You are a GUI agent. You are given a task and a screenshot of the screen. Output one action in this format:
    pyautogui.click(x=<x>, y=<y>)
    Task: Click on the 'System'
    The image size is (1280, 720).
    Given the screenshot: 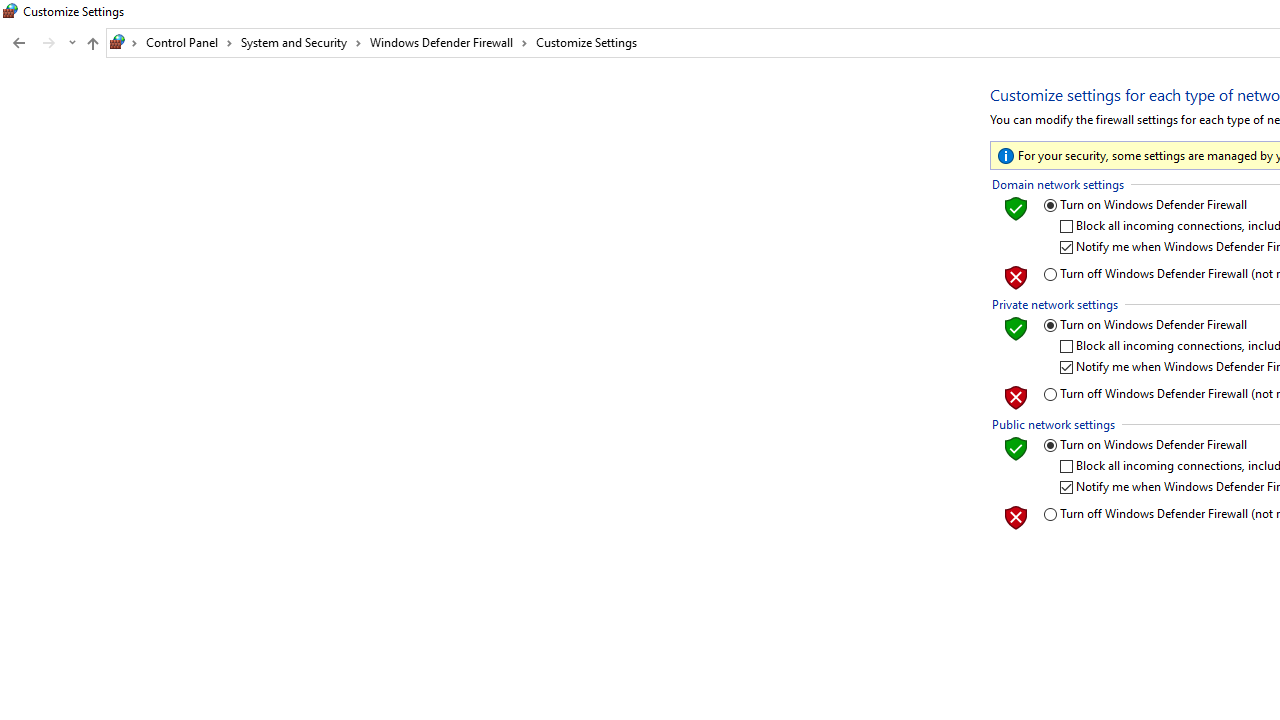 What is the action you would take?
    pyautogui.click(x=10, y=11)
    